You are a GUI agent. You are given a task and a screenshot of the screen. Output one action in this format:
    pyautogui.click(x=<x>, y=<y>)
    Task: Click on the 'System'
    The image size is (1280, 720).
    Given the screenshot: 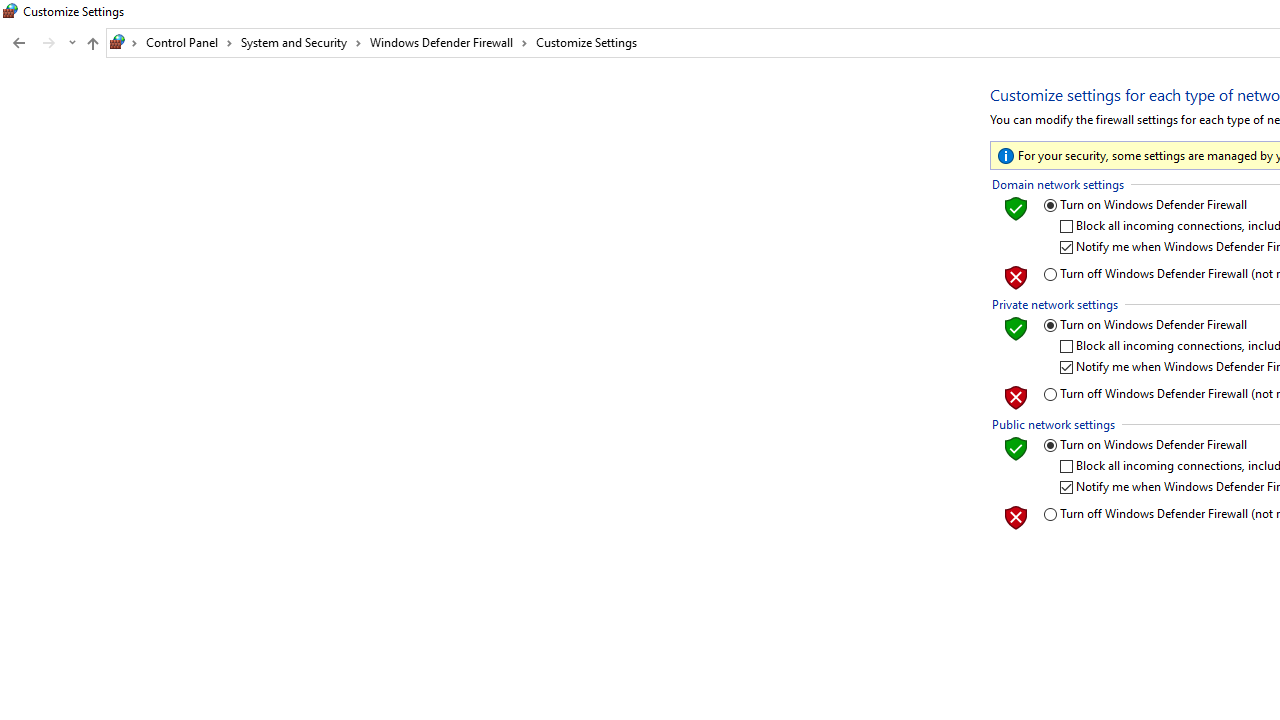 What is the action you would take?
    pyautogui.click(x=10, y=11)
    